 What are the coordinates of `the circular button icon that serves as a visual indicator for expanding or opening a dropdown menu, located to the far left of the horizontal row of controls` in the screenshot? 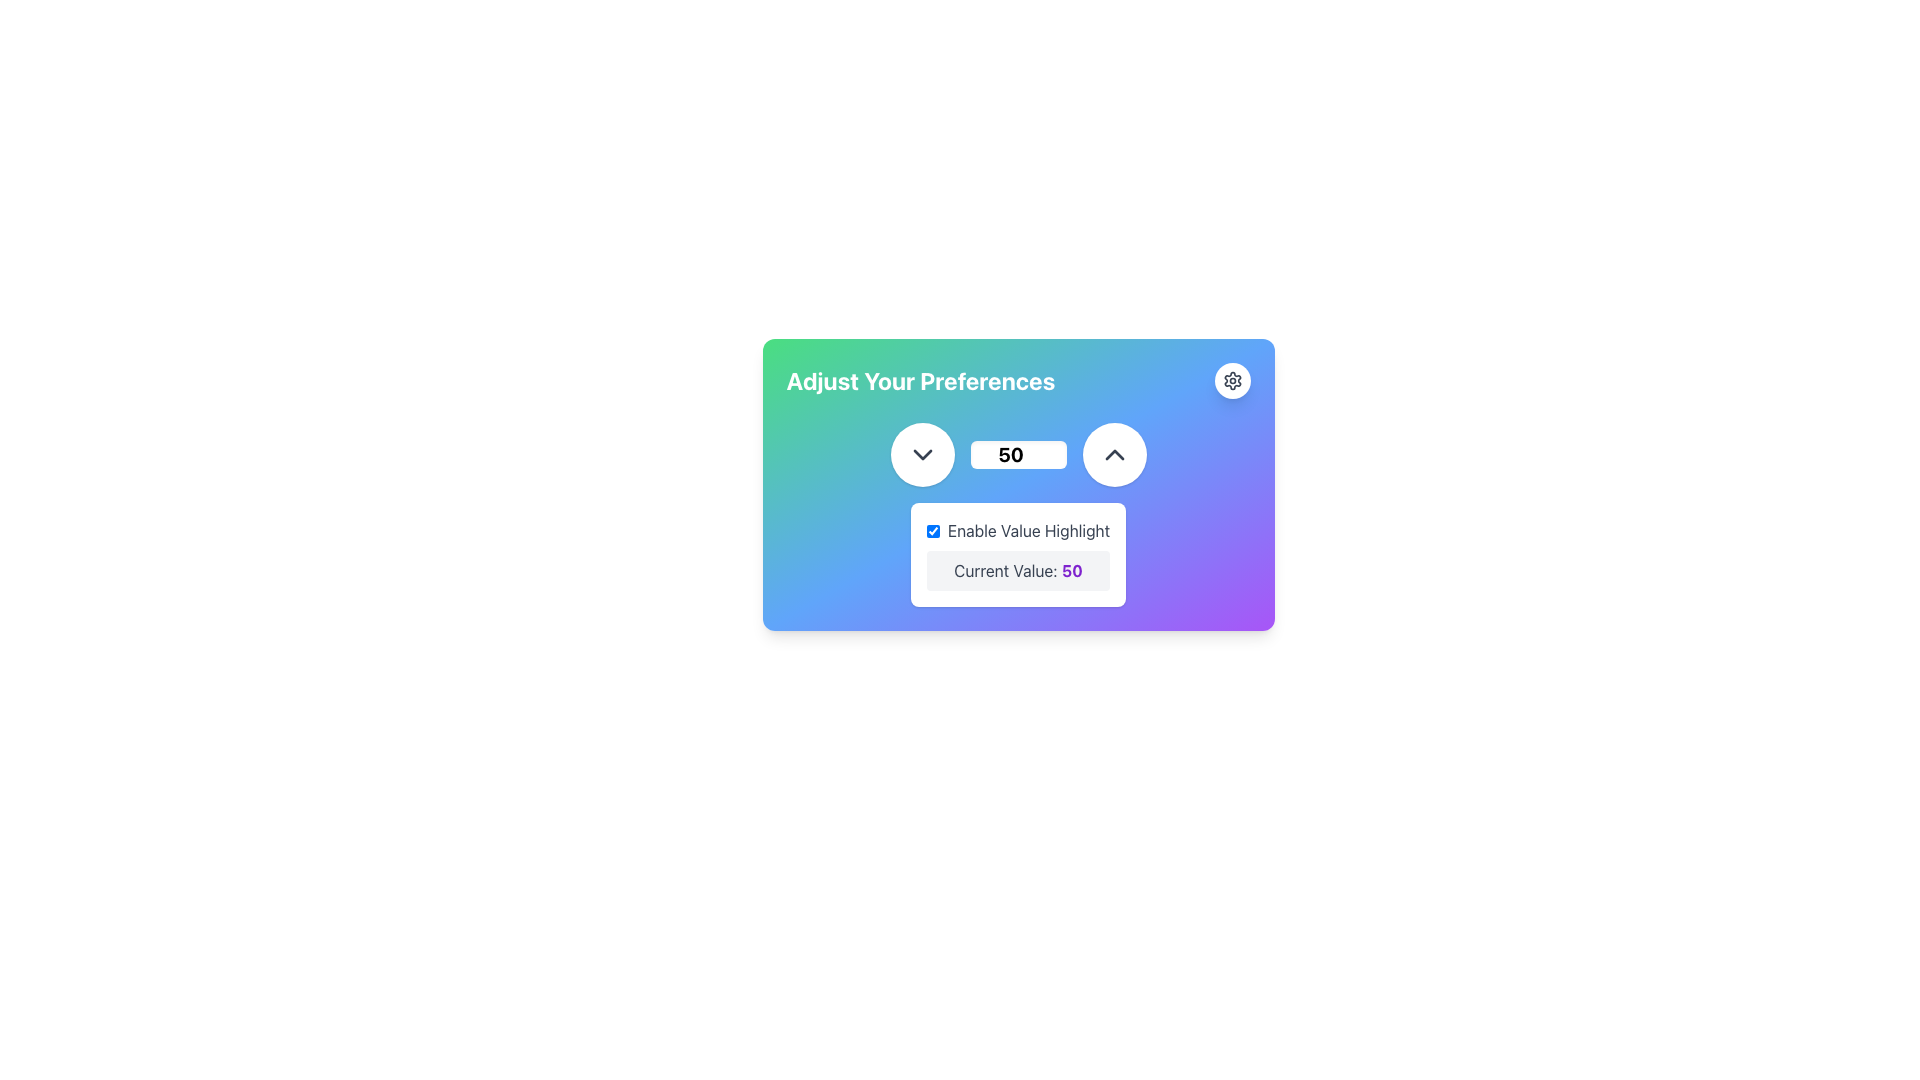 It's located at (921, 455).